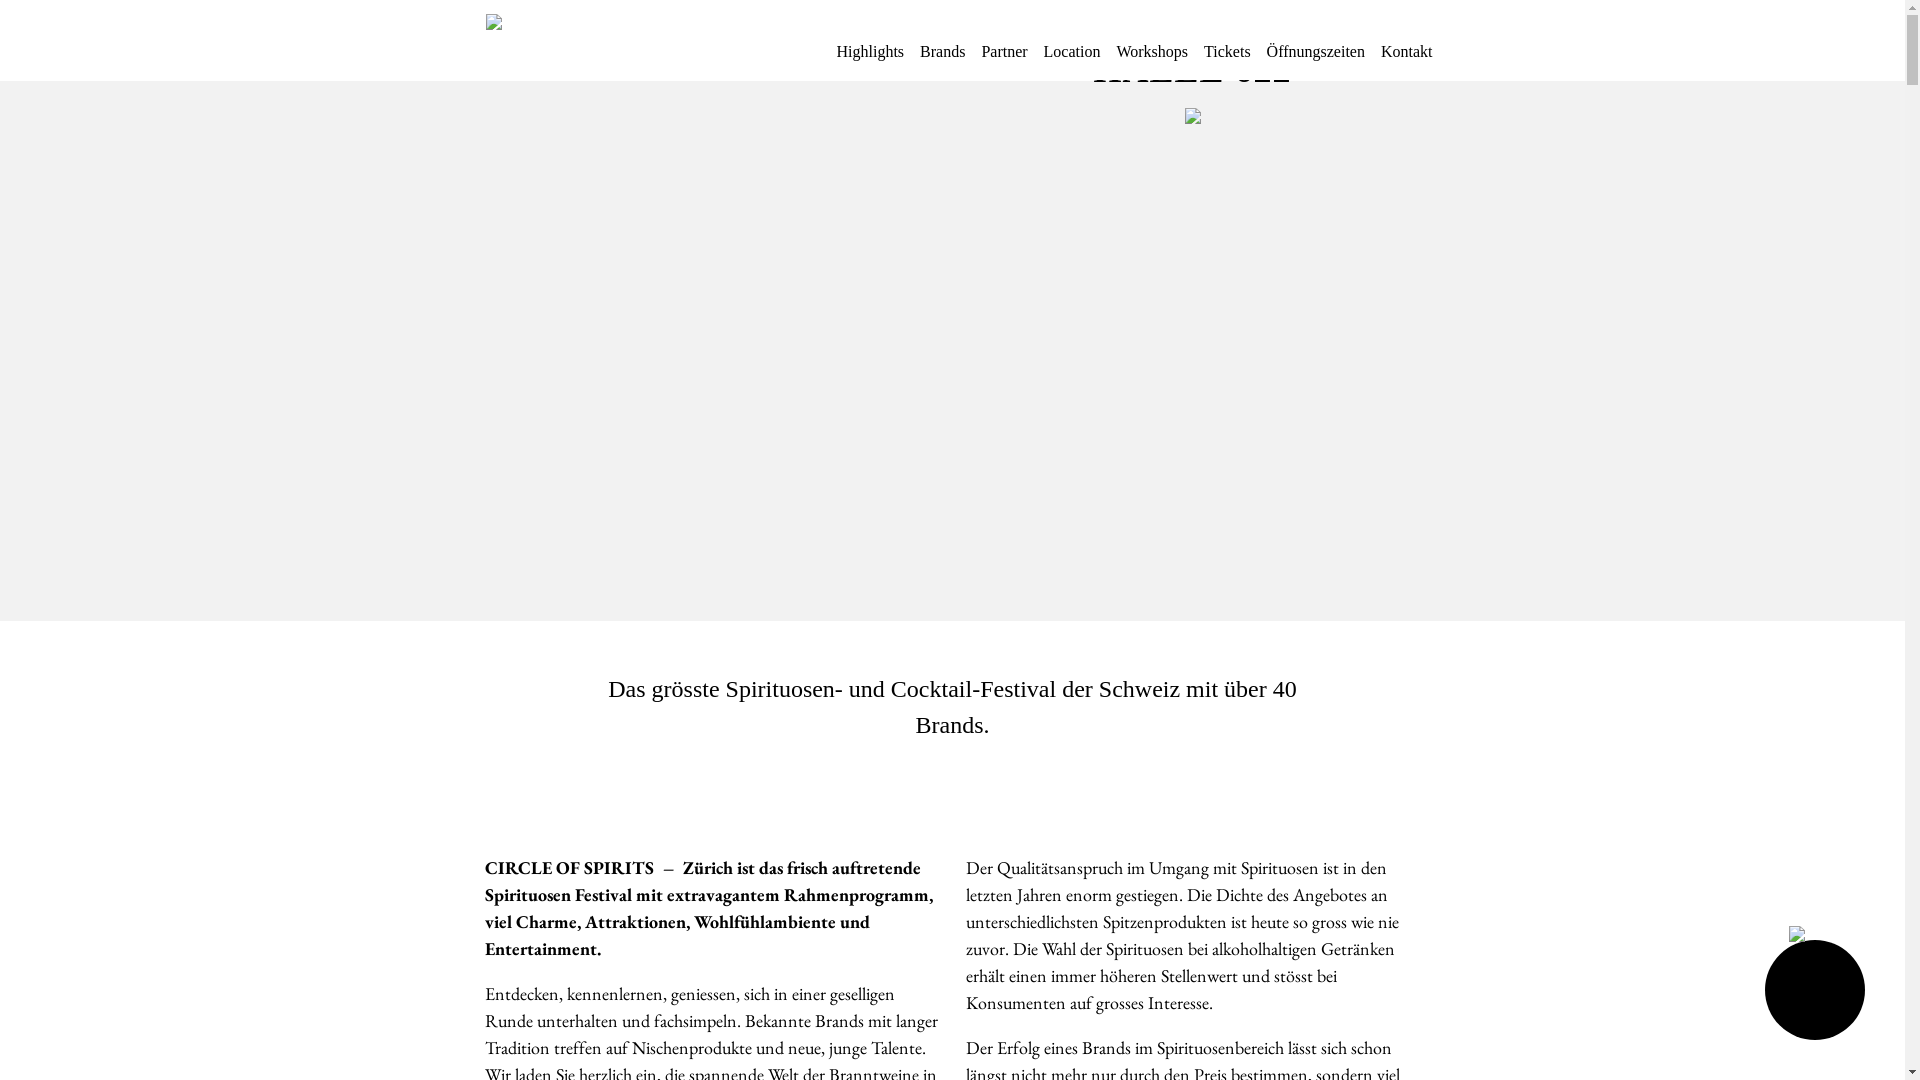  Describe the element at coordinates (1003, 59) in the screenshot. I see `'Partner'` at that location.